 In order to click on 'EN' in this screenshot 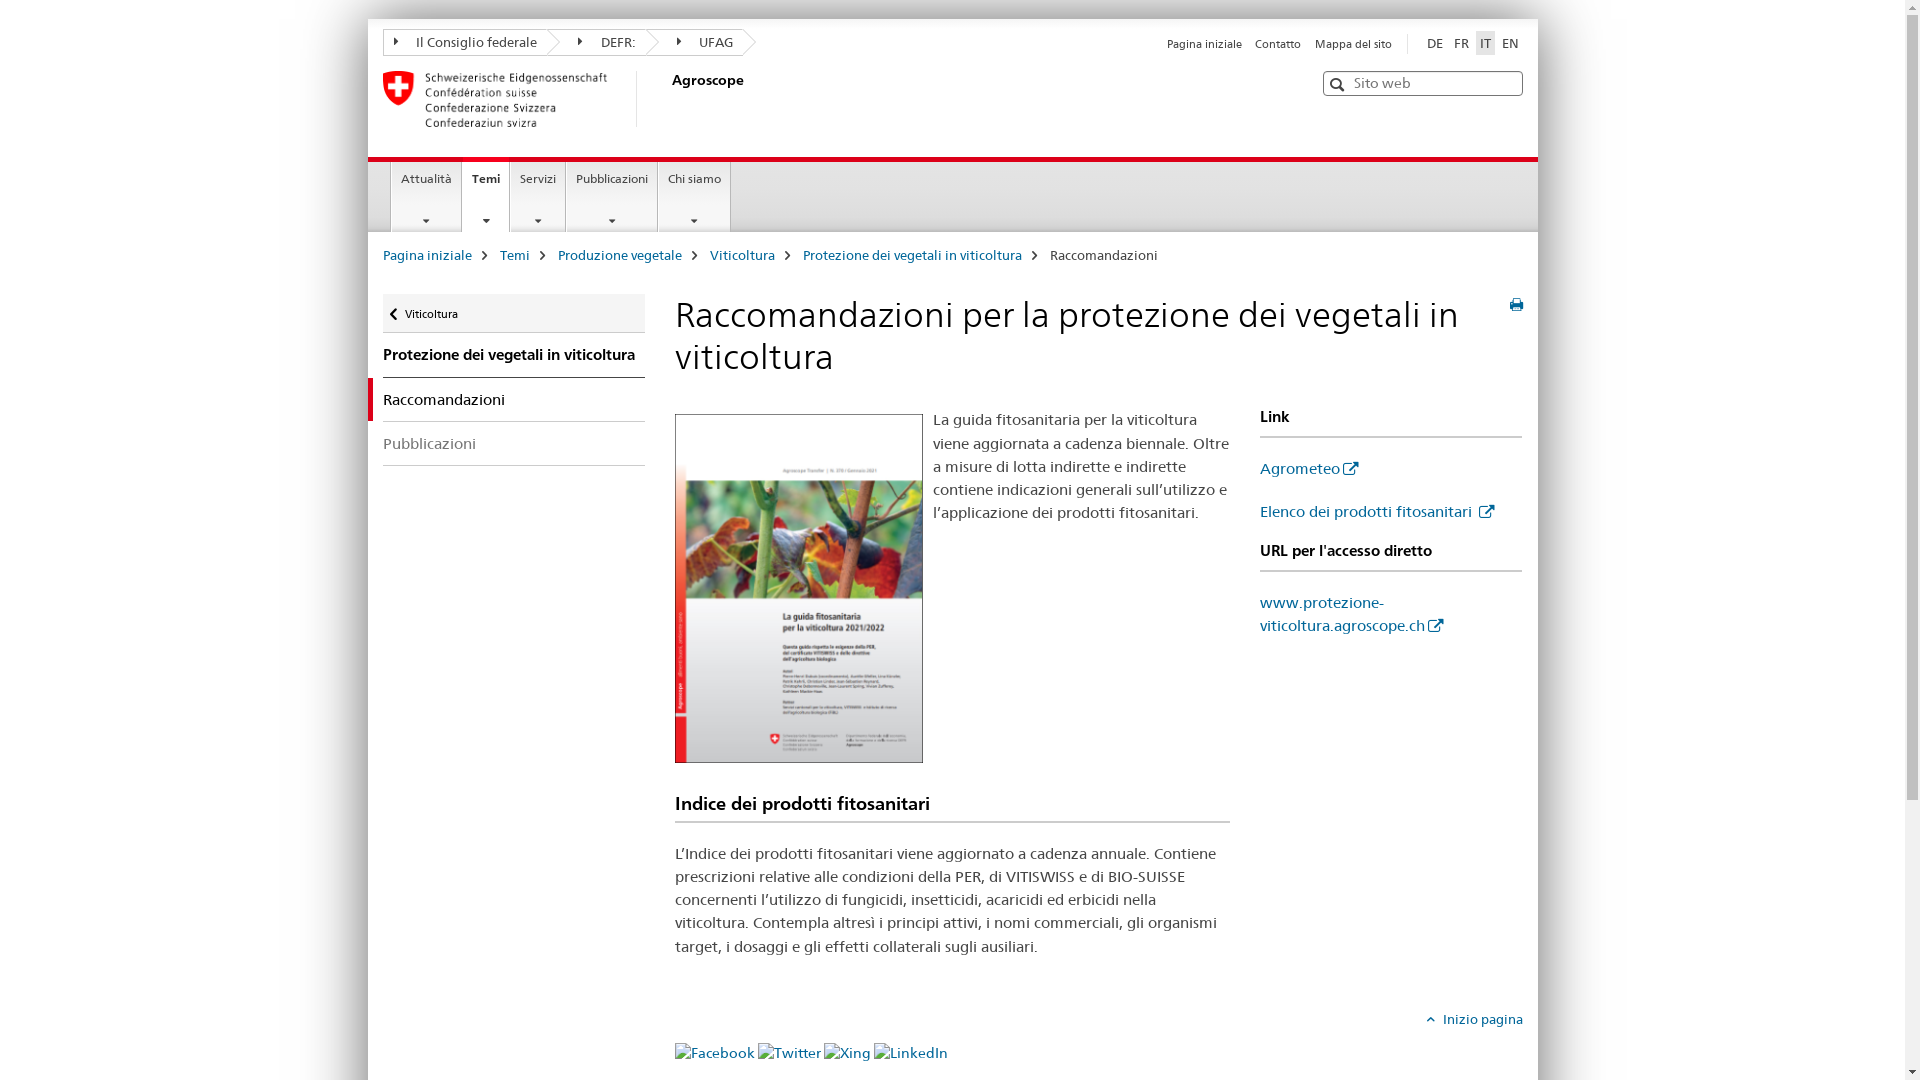, I will do `click(1510, 42)`.